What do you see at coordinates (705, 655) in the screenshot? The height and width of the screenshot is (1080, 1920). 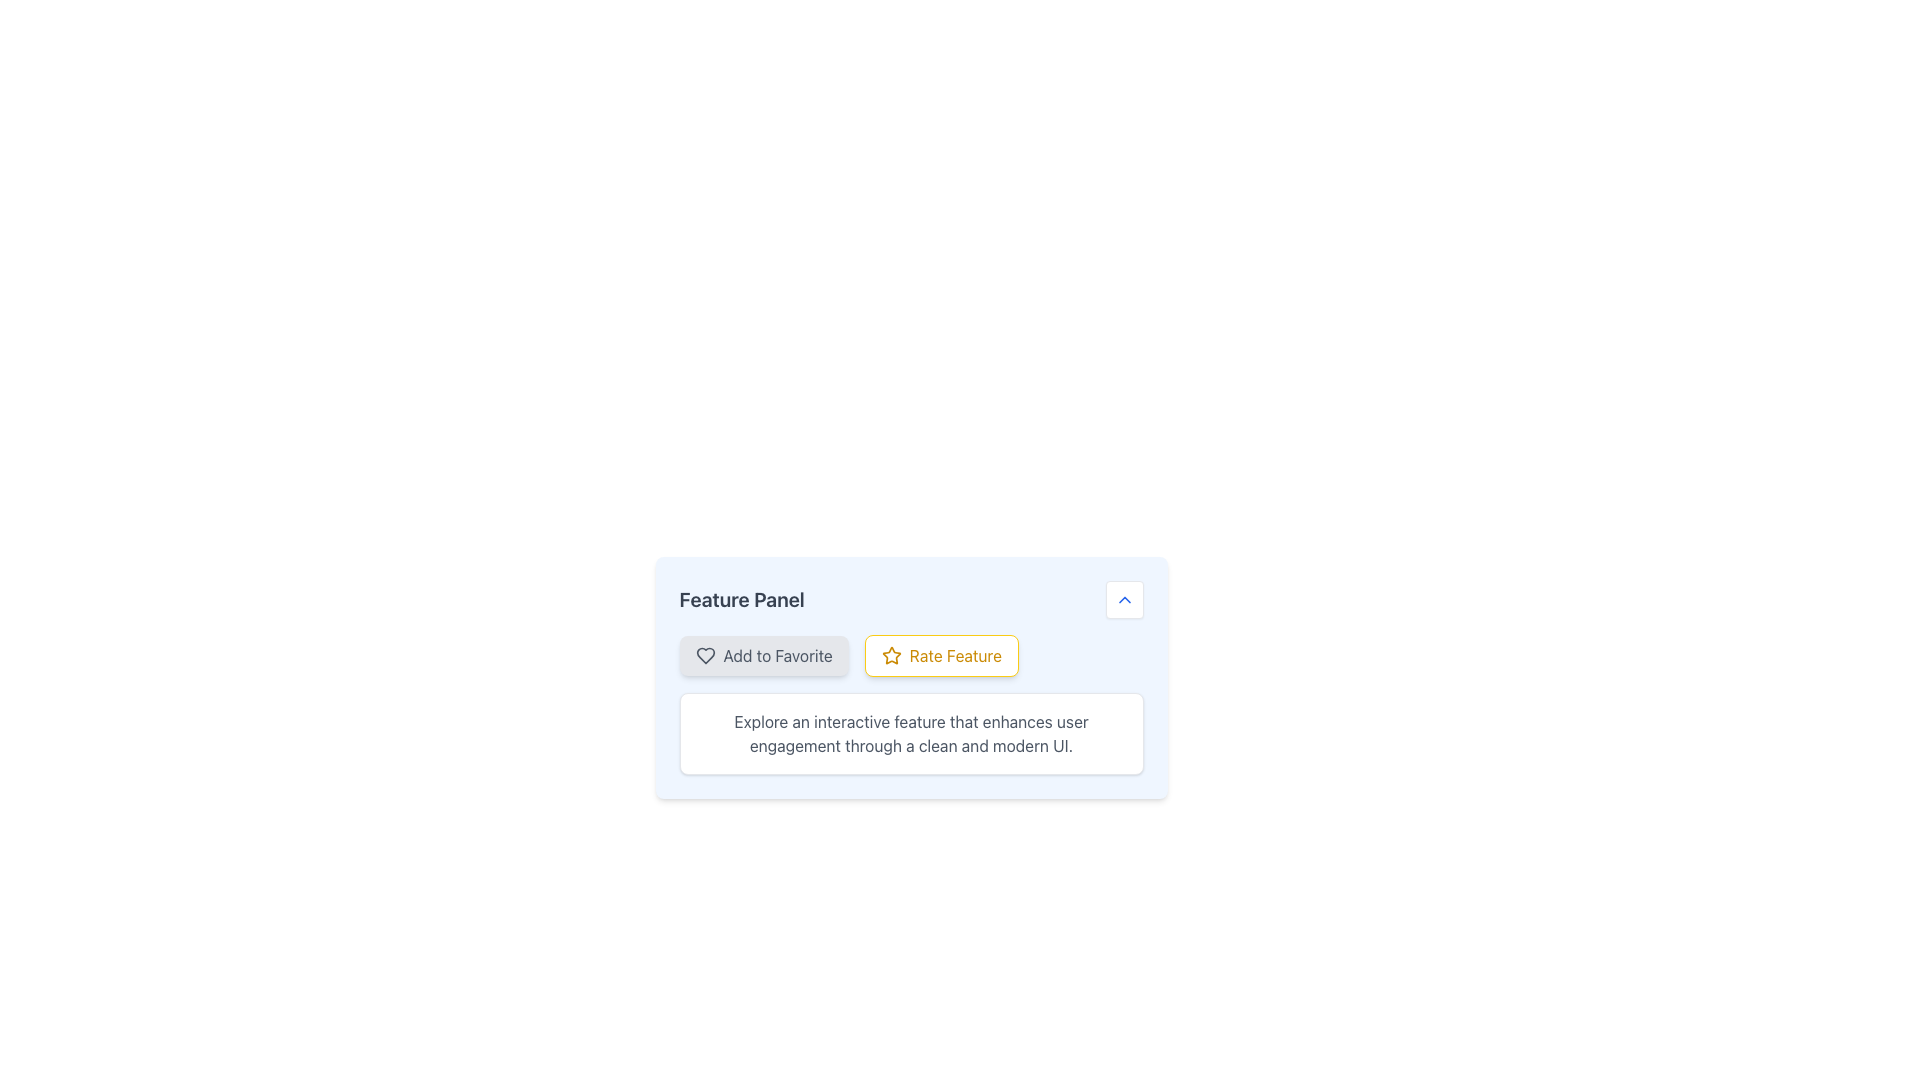 I see `the heart-shaped icon in the 'Add to Favorite' button located in the left section of the 'Feature Panel'` at bounding box center [705, 655].